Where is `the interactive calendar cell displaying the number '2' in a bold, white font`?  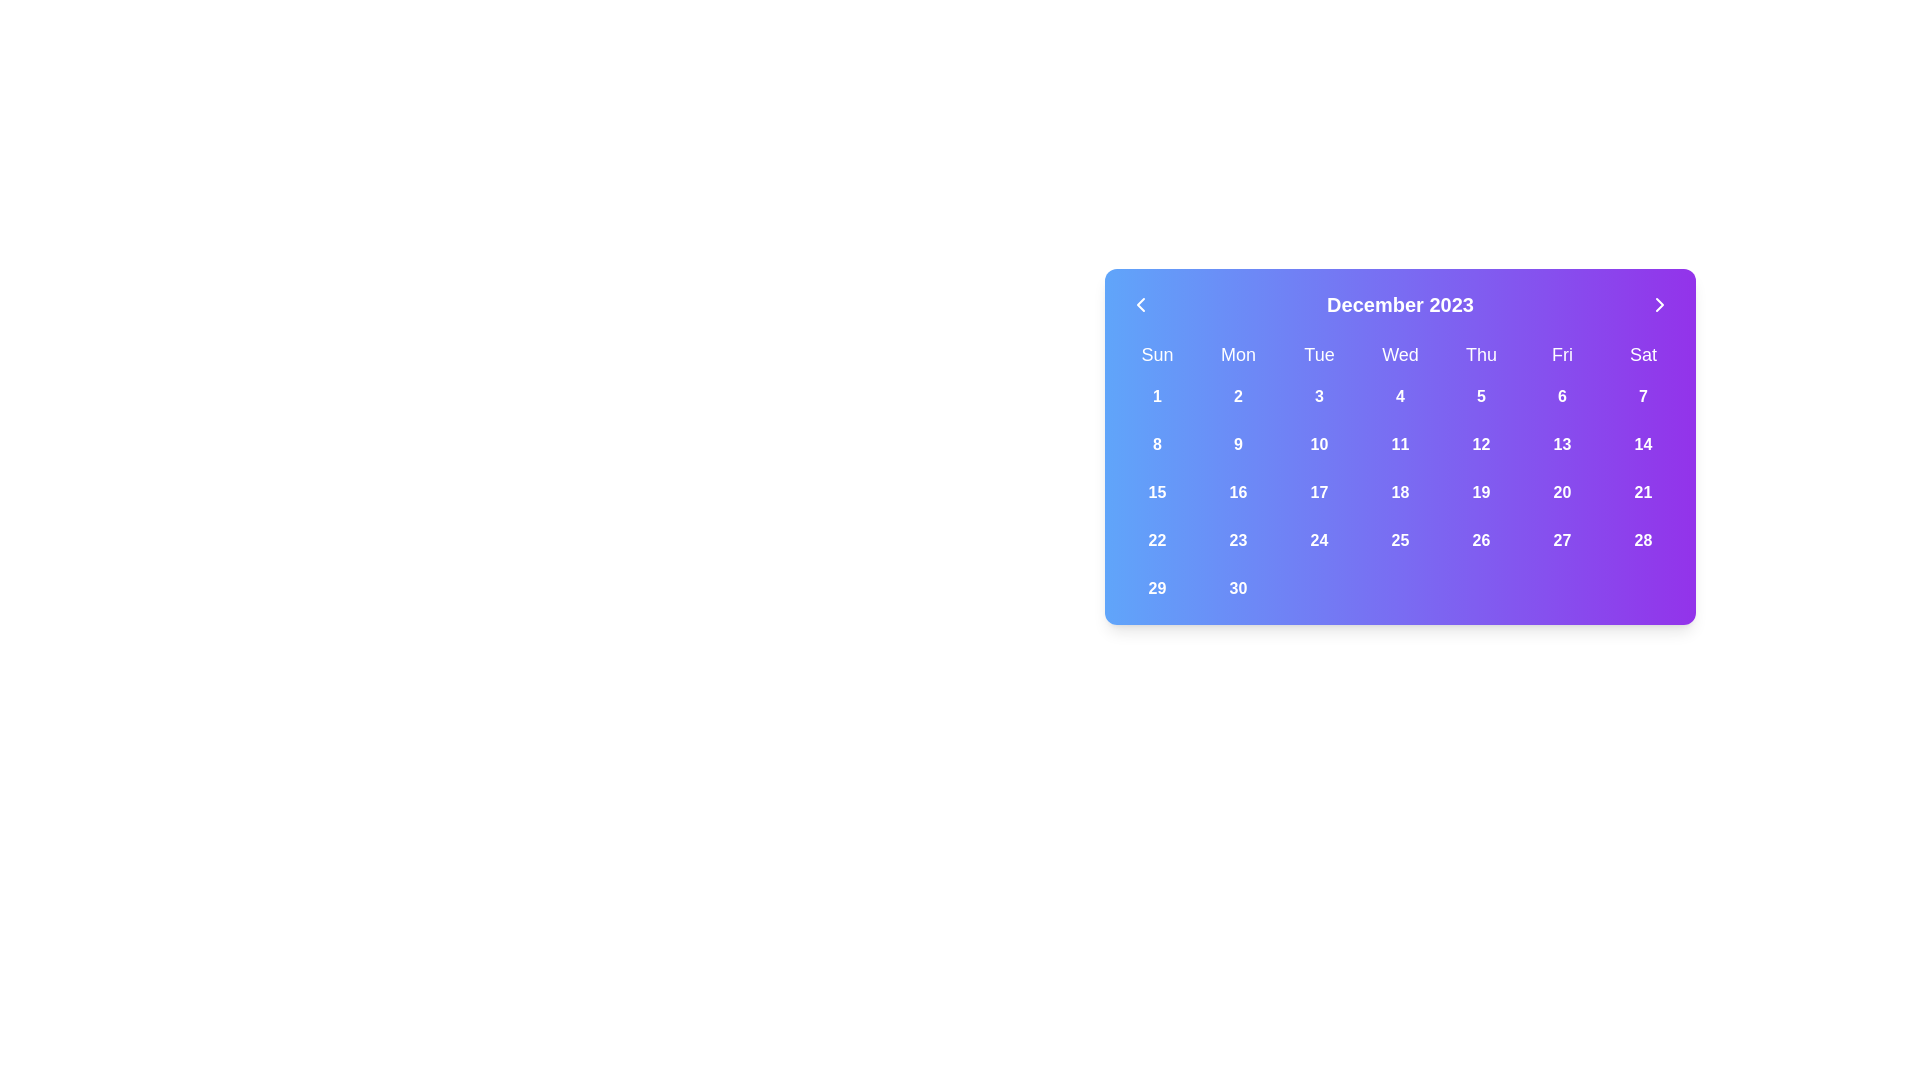
the interactive calendar cell displaying the number '2' in a bold, white font is located at coordinates (1237, 397).